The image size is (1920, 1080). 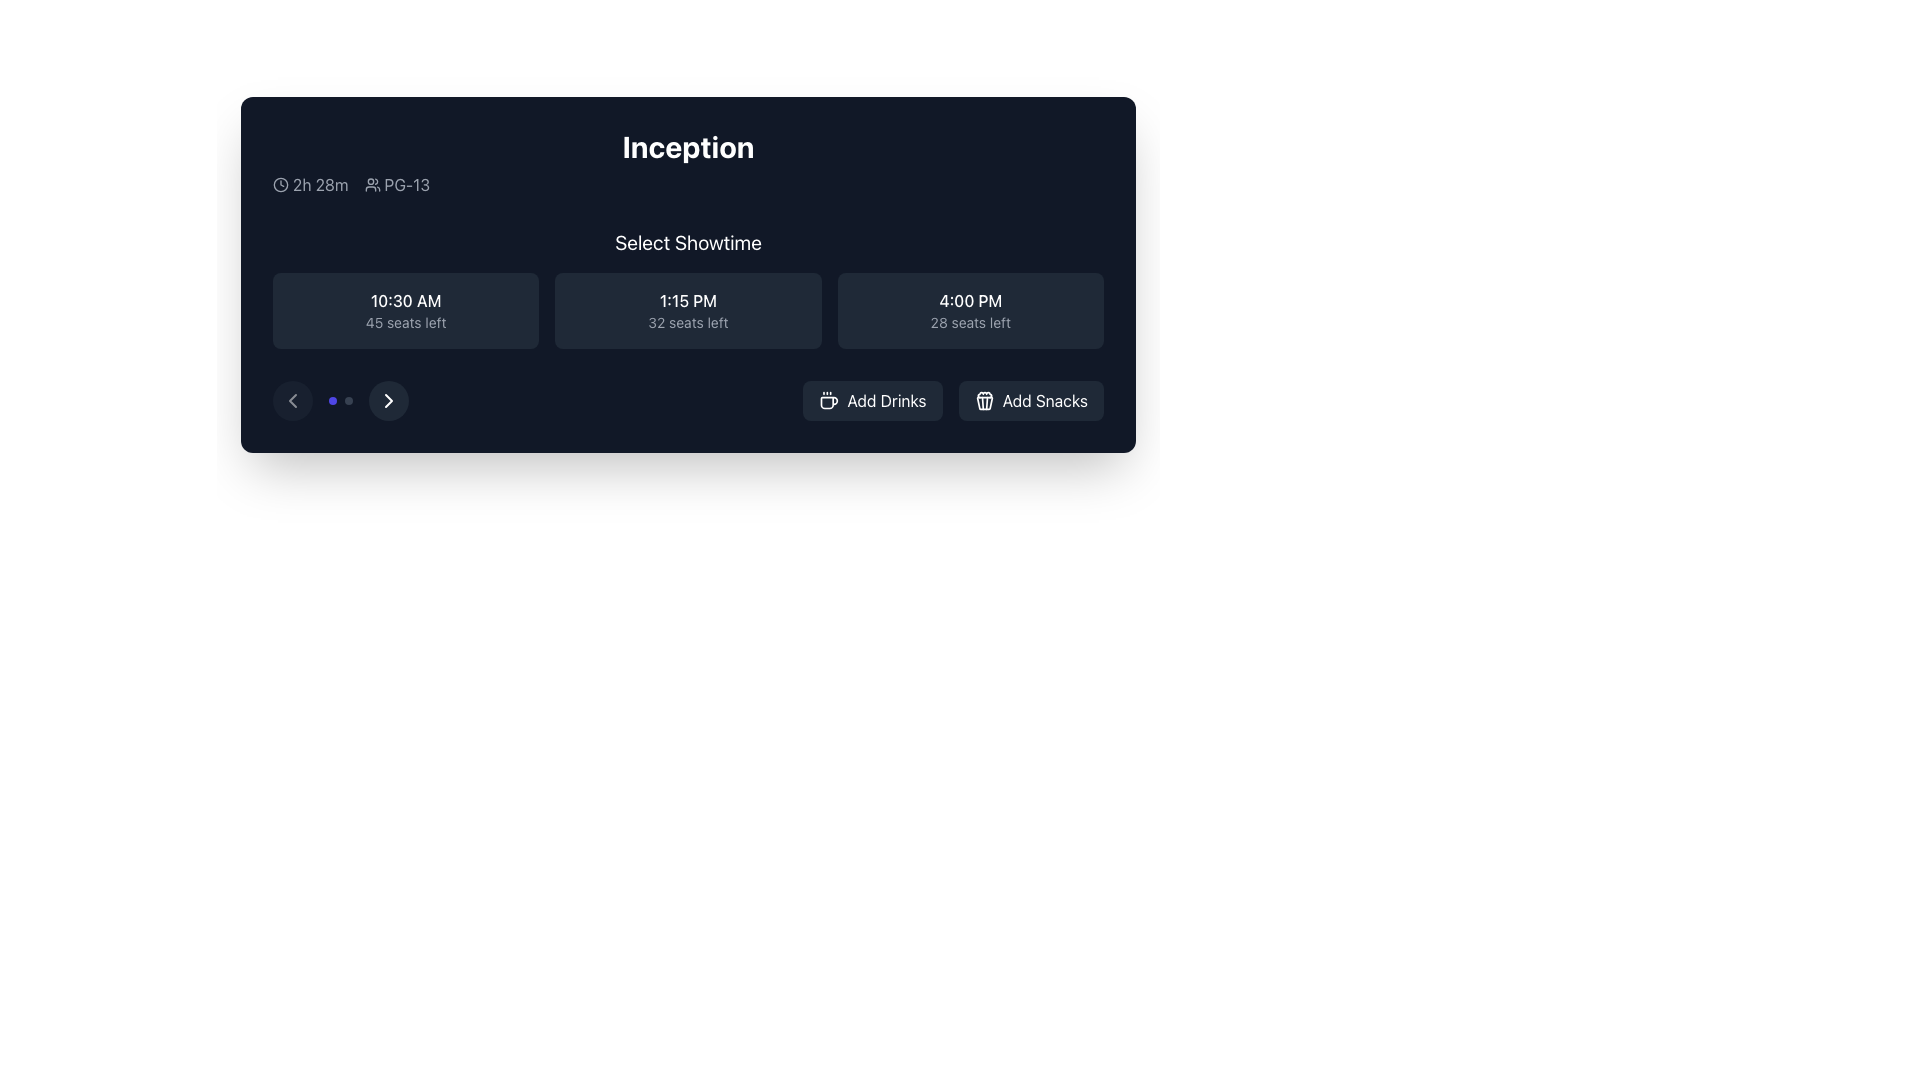 I want to click on the rightward-pointing arrow icon located within a circular button with a dark background and light-colored border, so click(x=388, y=401).